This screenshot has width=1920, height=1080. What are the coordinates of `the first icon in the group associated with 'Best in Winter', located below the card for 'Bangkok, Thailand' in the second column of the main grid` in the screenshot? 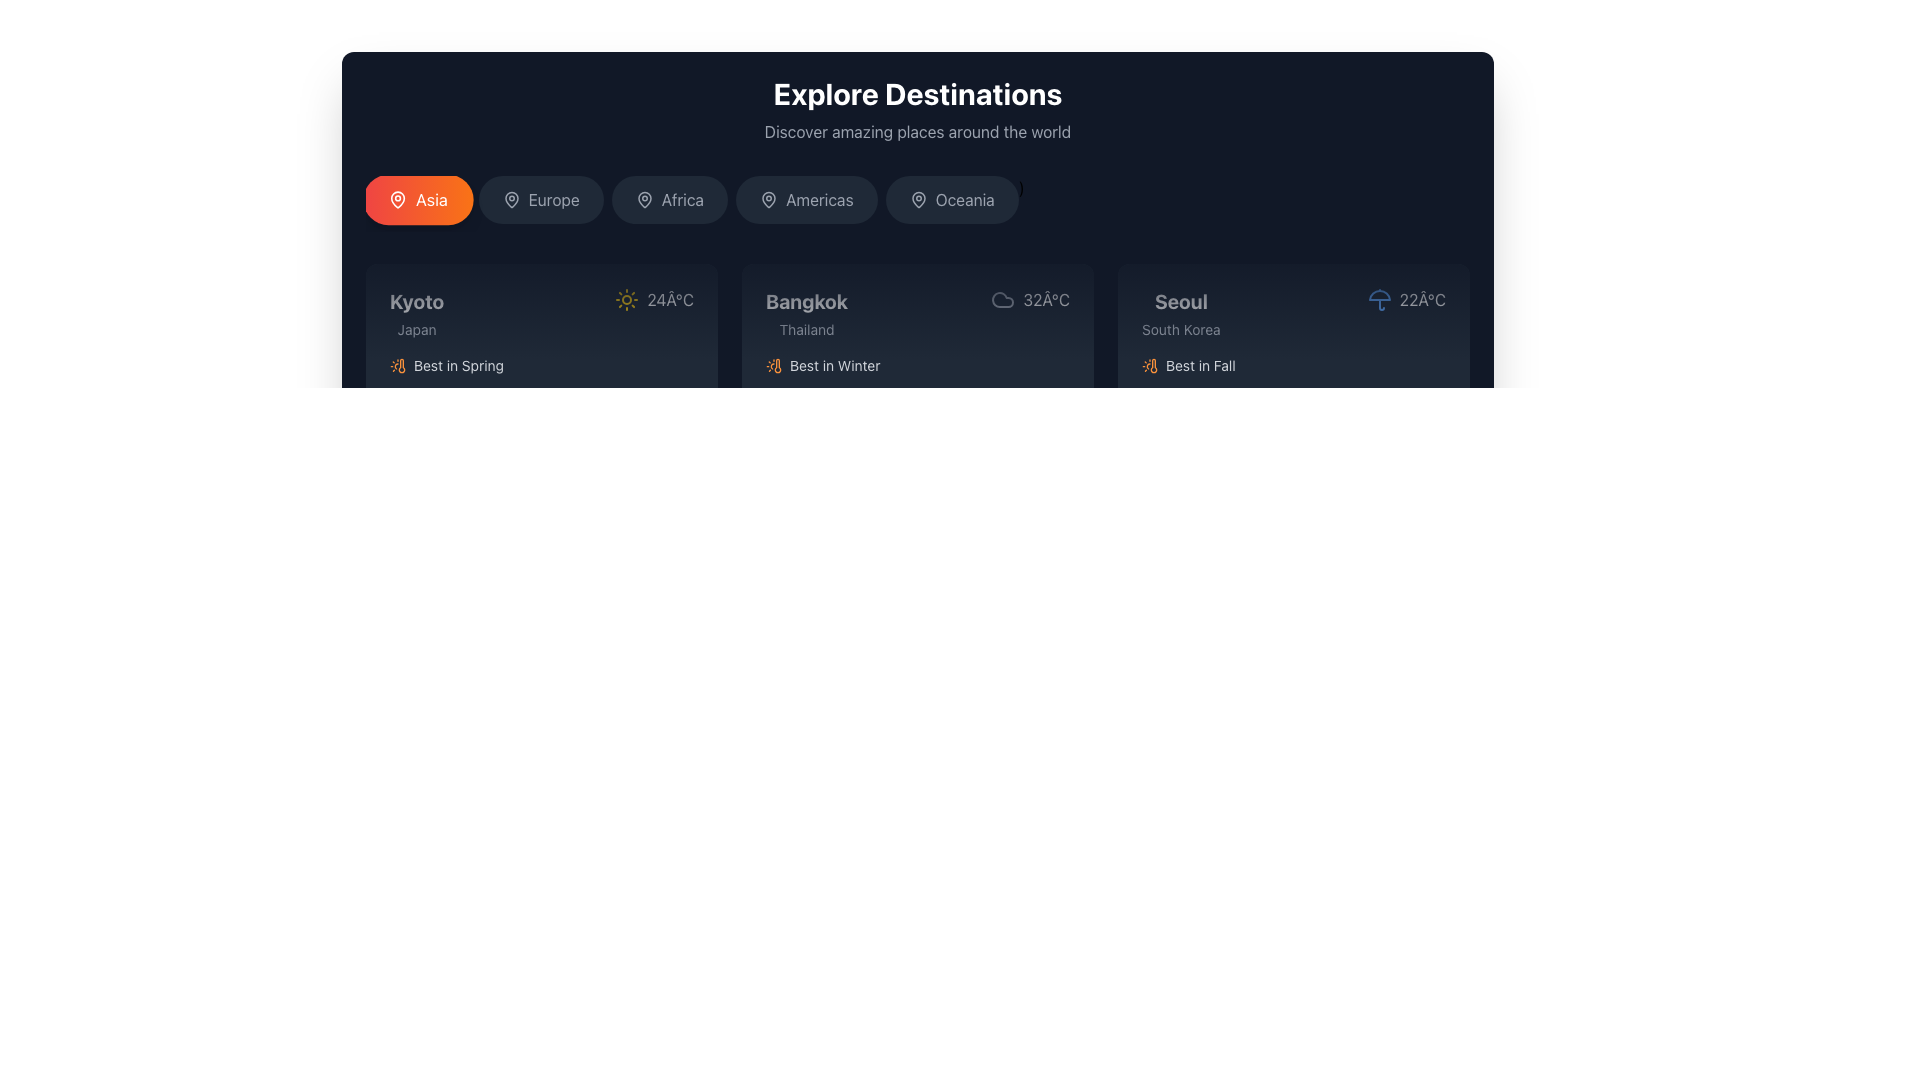 It's located at (772, 366).